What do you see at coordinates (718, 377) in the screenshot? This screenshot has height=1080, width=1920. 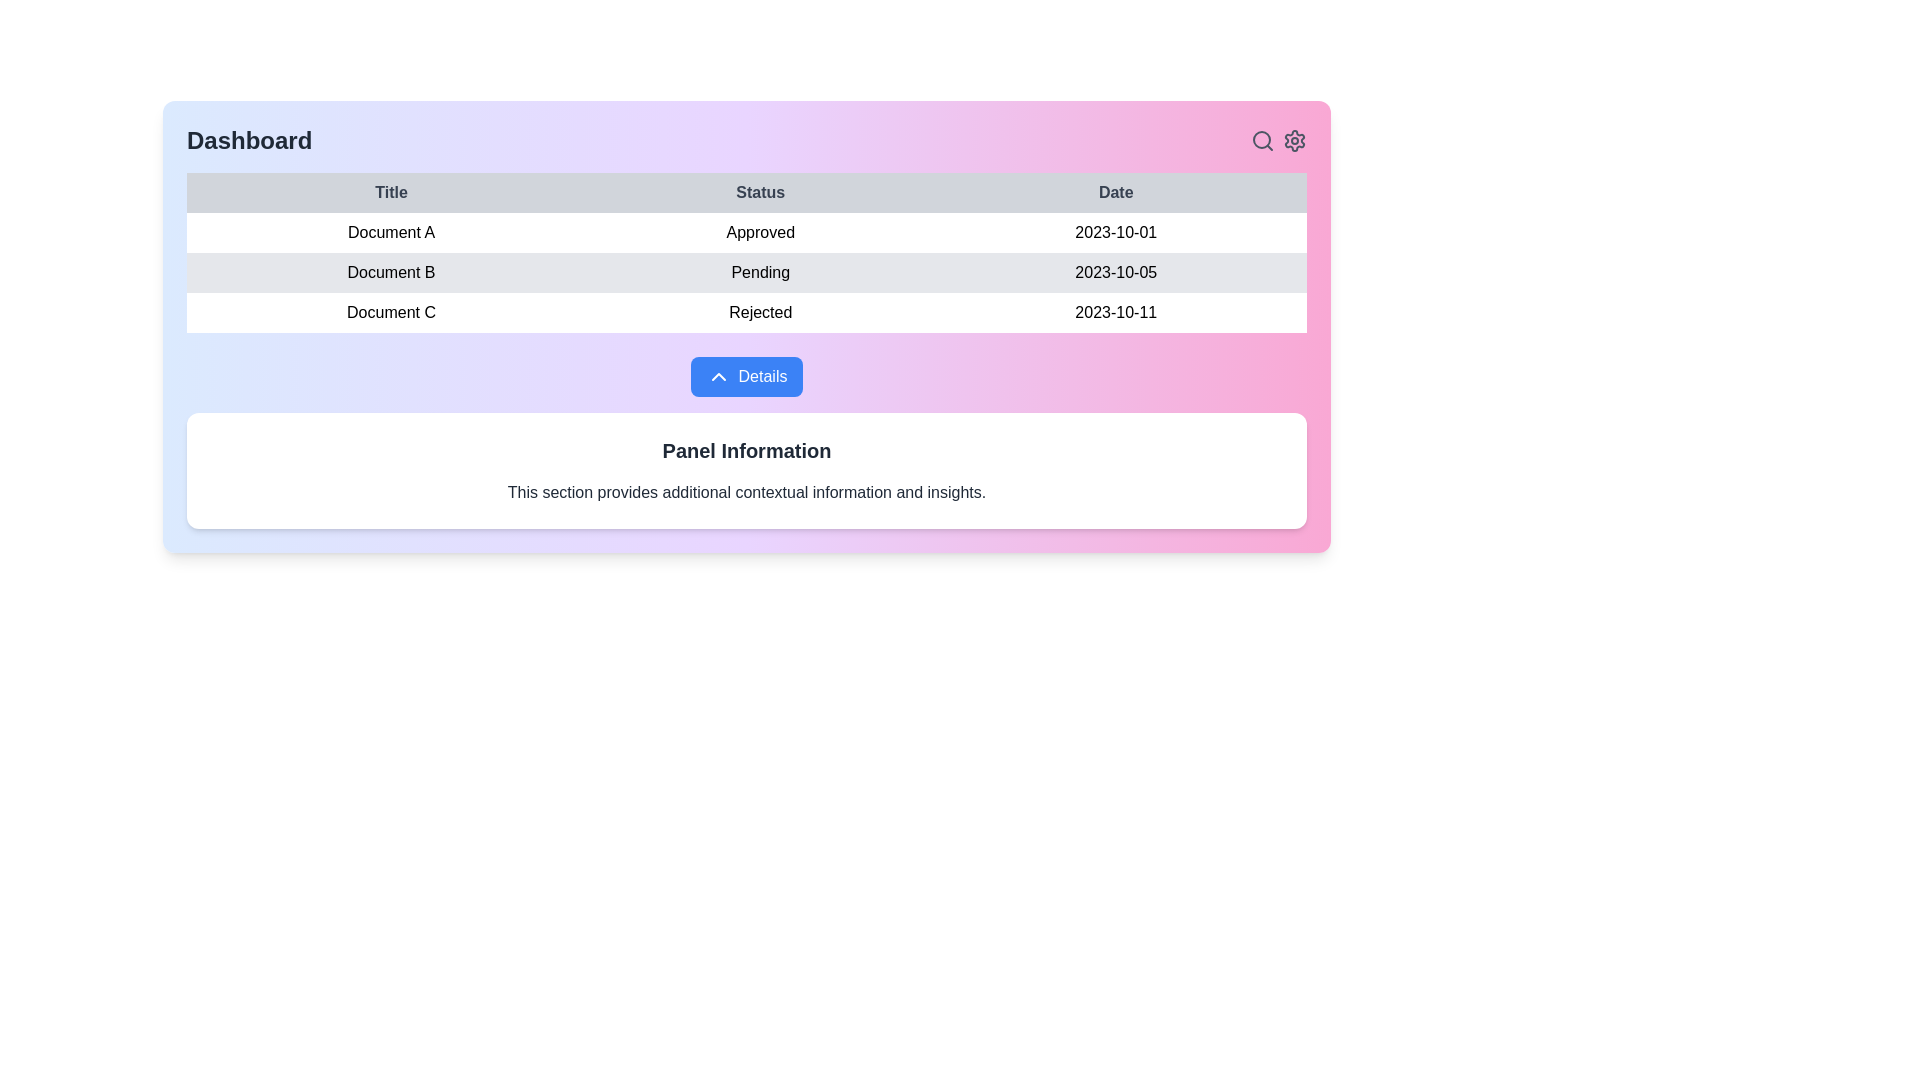 I see `the chevron icon located at the leftmost side of the 'Details' button` at bounding box center [718, 377].